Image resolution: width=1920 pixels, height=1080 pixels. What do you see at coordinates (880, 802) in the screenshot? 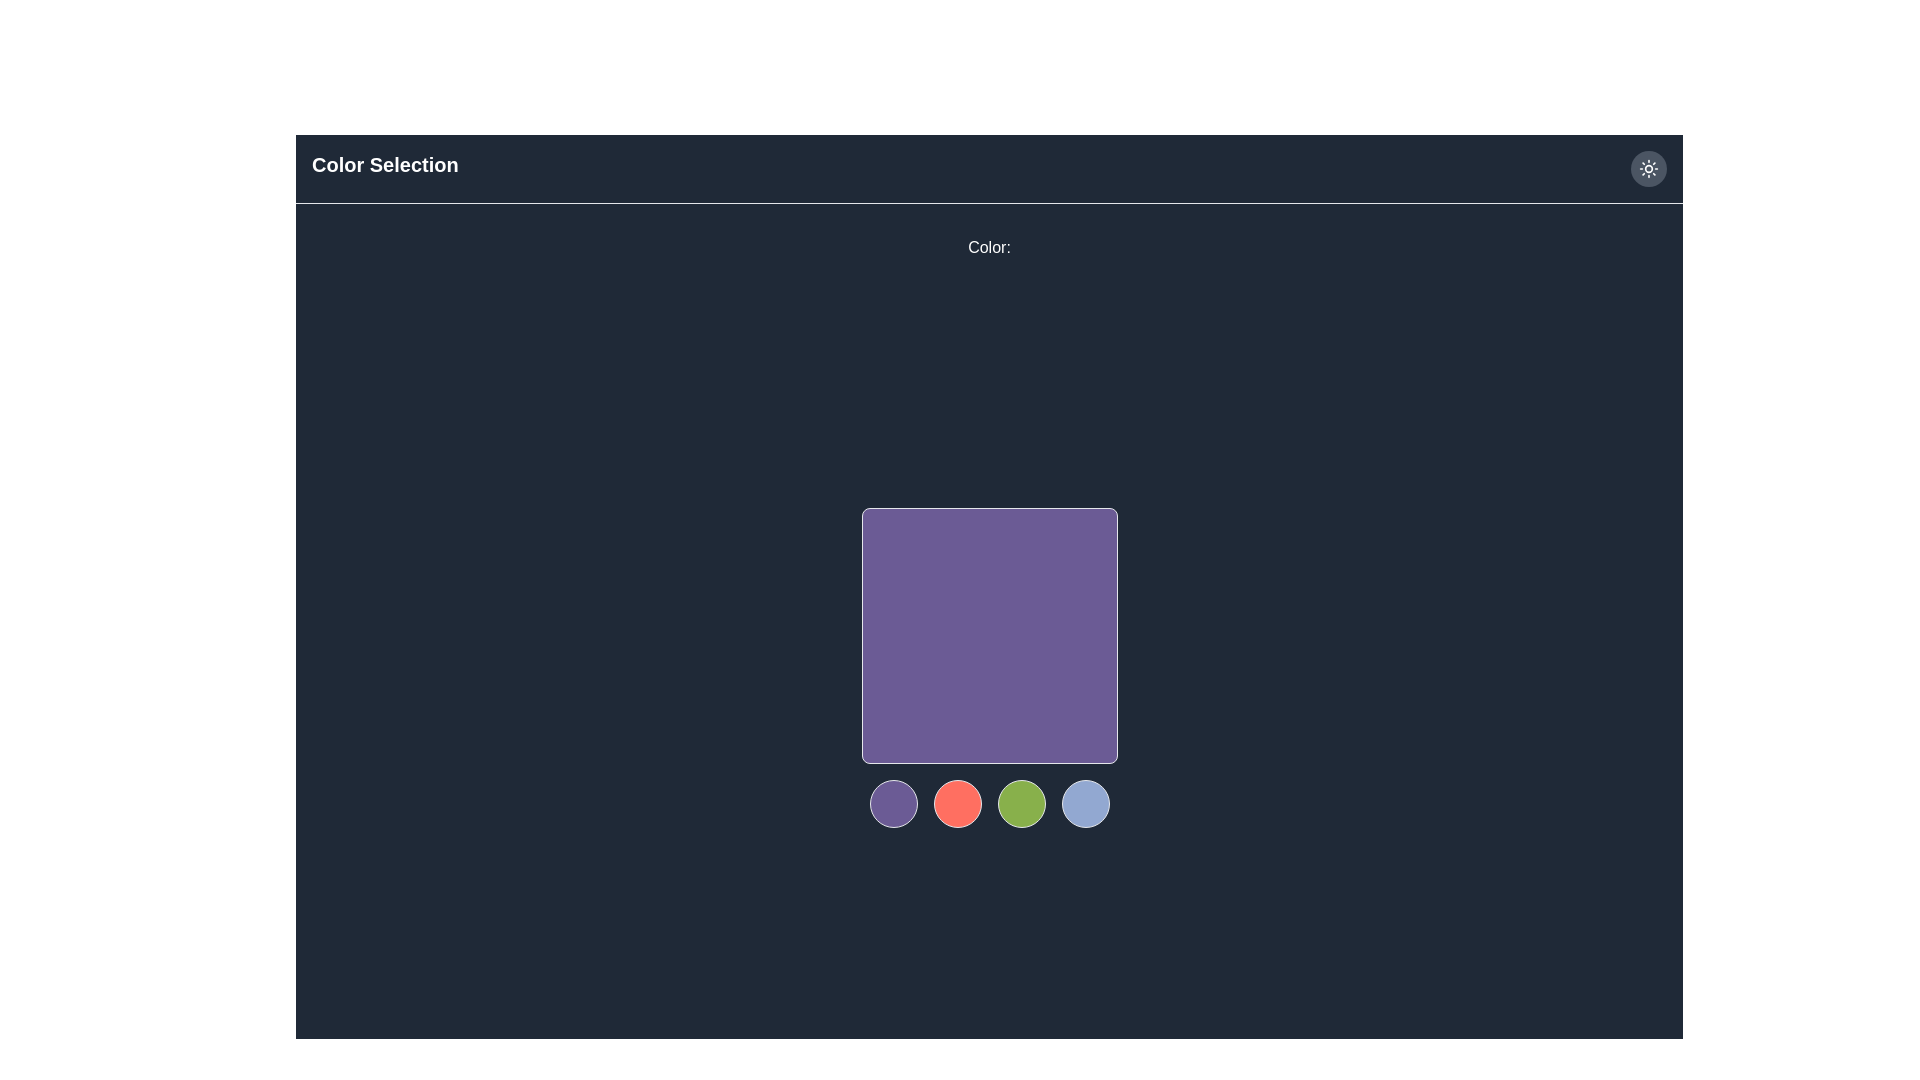
I see `inner SVG graphic element located within the first purple circular color option beneath the main purple square` at bounding box center [880, 802].